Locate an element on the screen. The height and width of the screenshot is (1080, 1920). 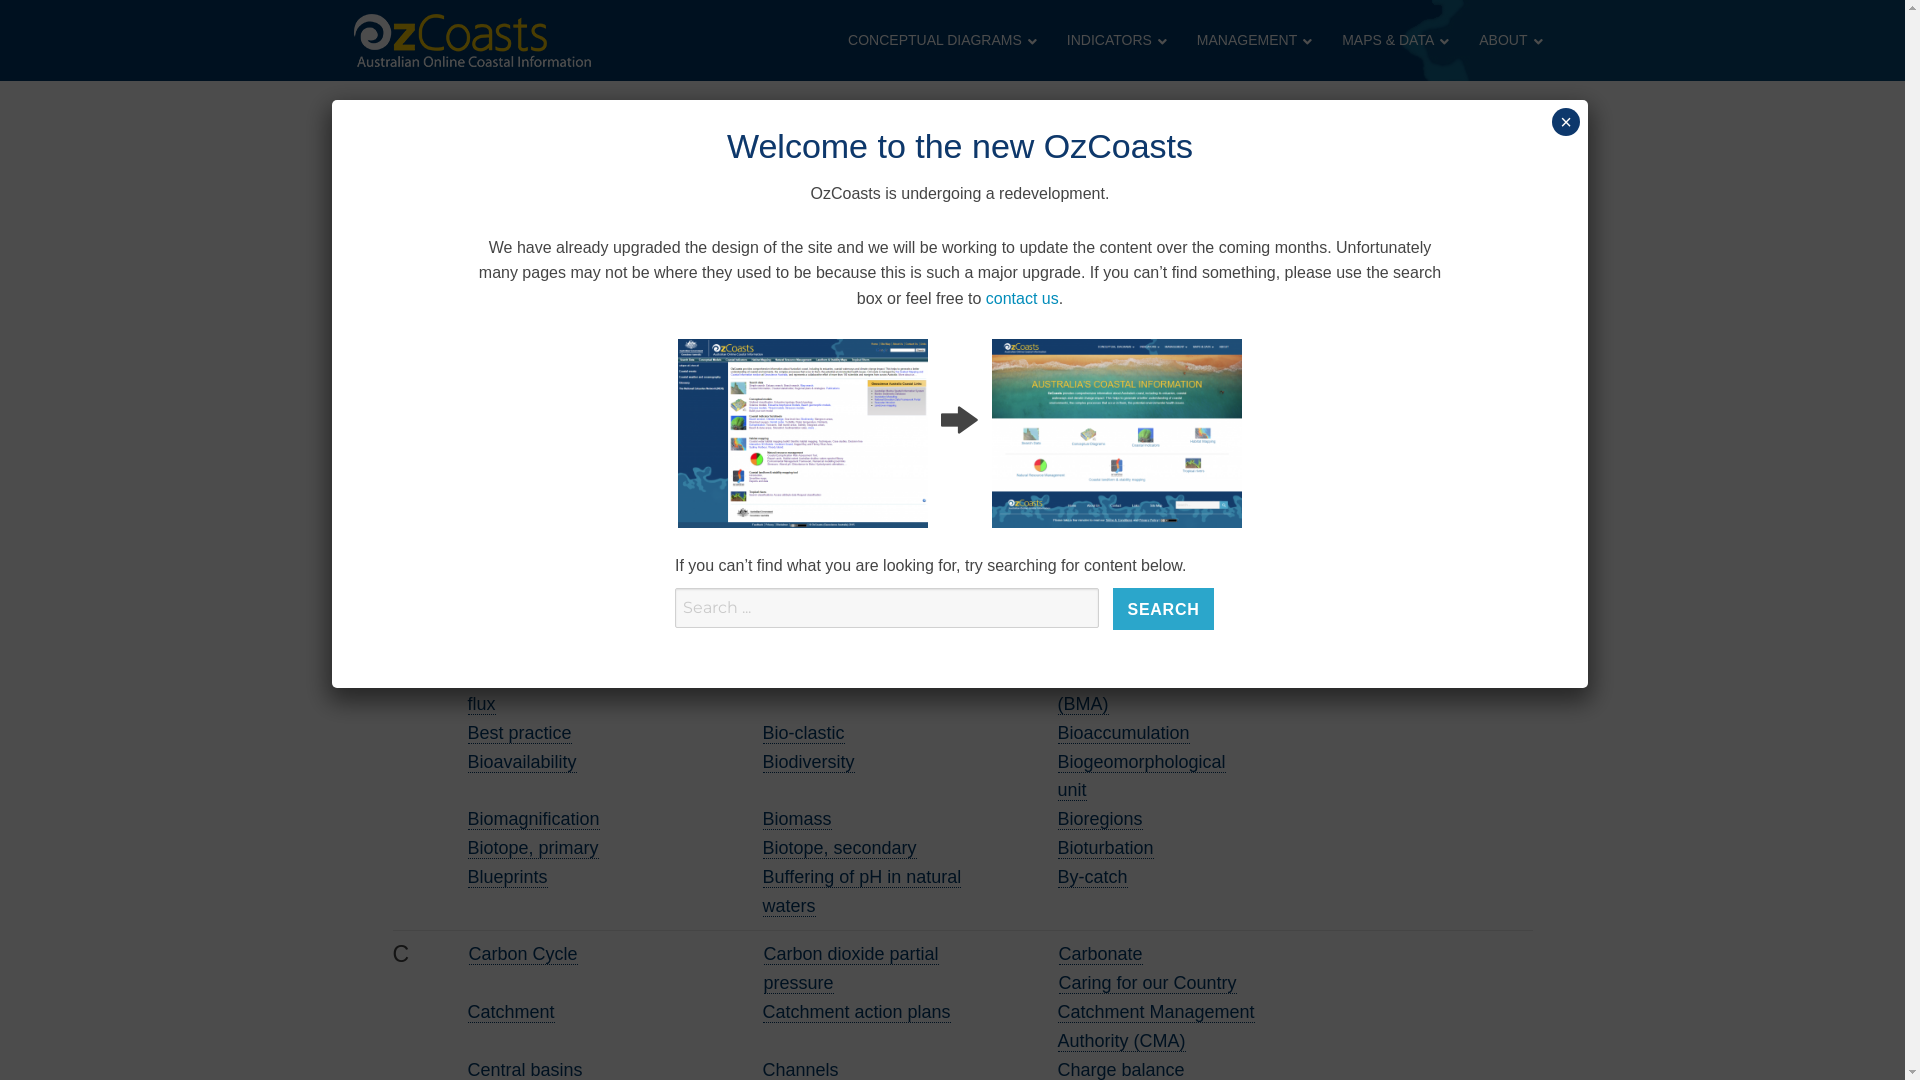
'MAPS & DATA' is located at coordinates (1321, 40).